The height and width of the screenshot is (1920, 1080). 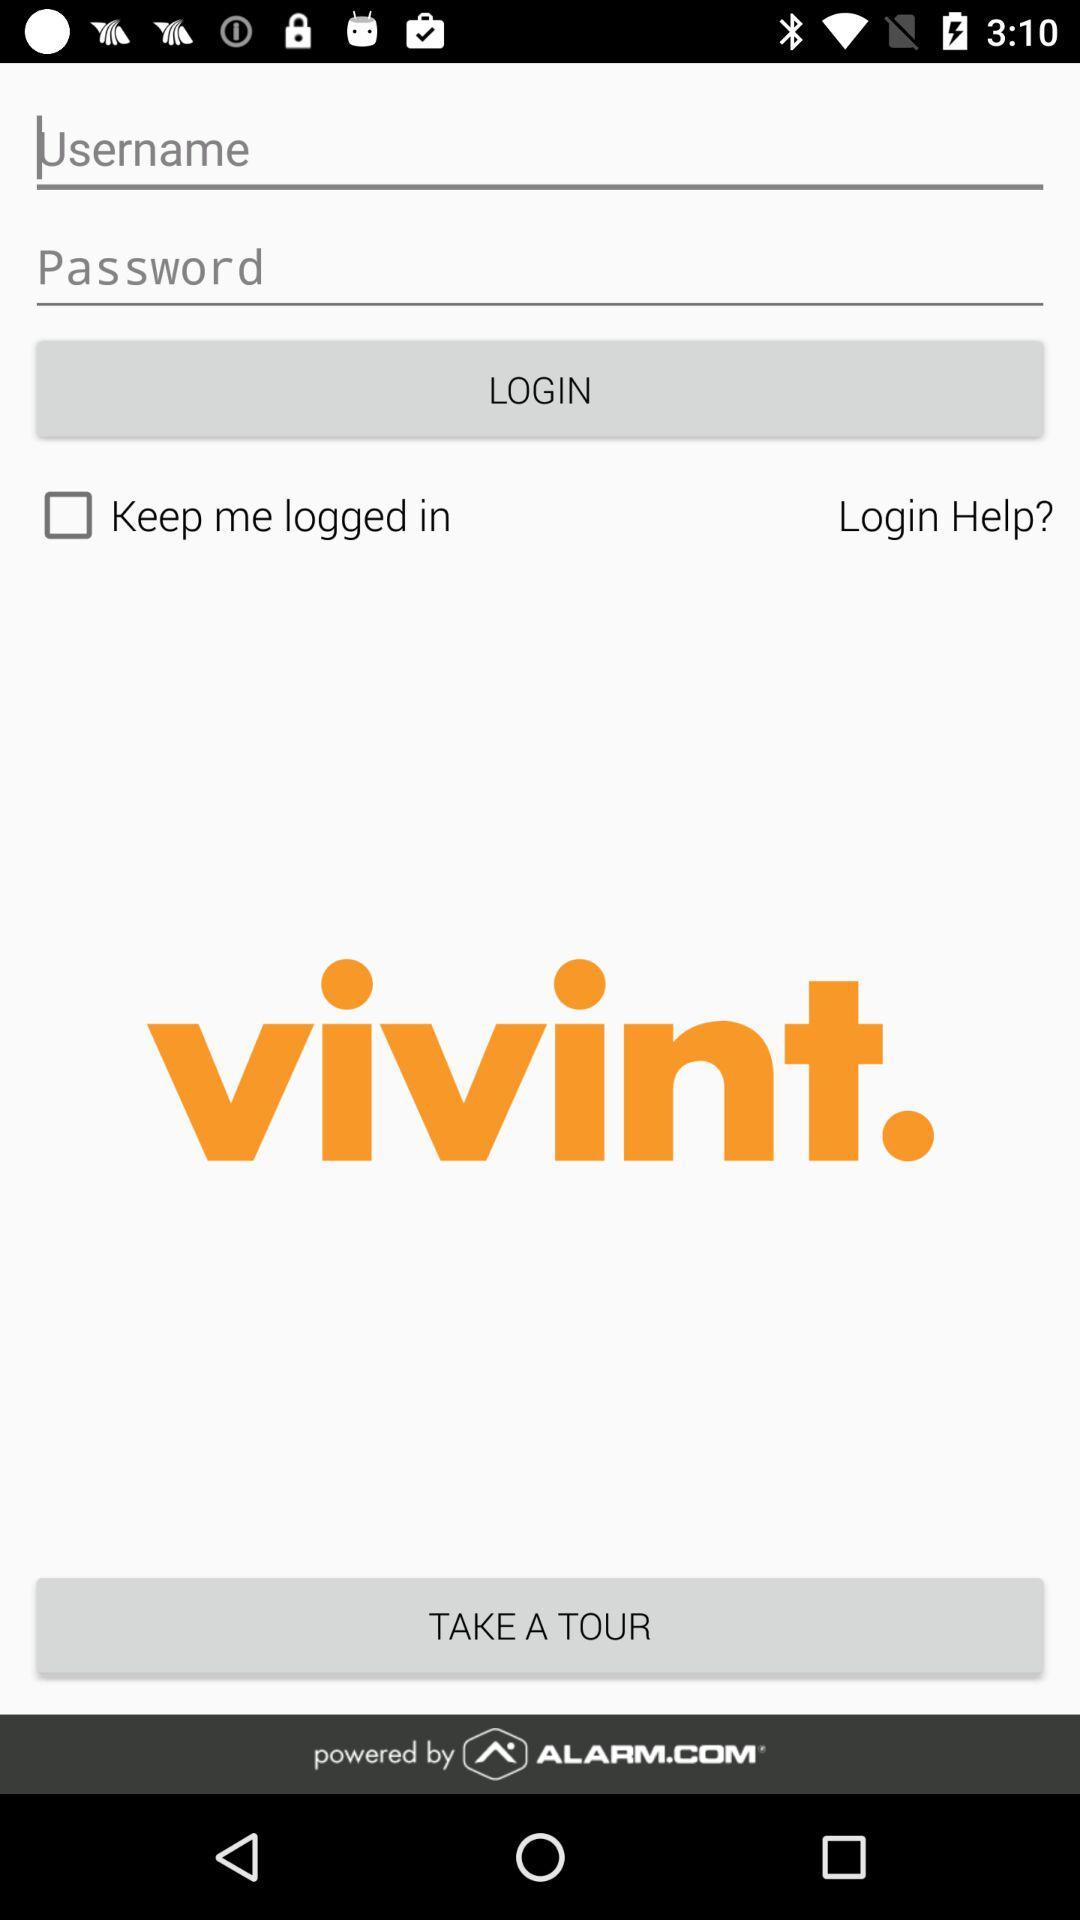 I want to click on take a tour icon, so click(x=540, y=1625).